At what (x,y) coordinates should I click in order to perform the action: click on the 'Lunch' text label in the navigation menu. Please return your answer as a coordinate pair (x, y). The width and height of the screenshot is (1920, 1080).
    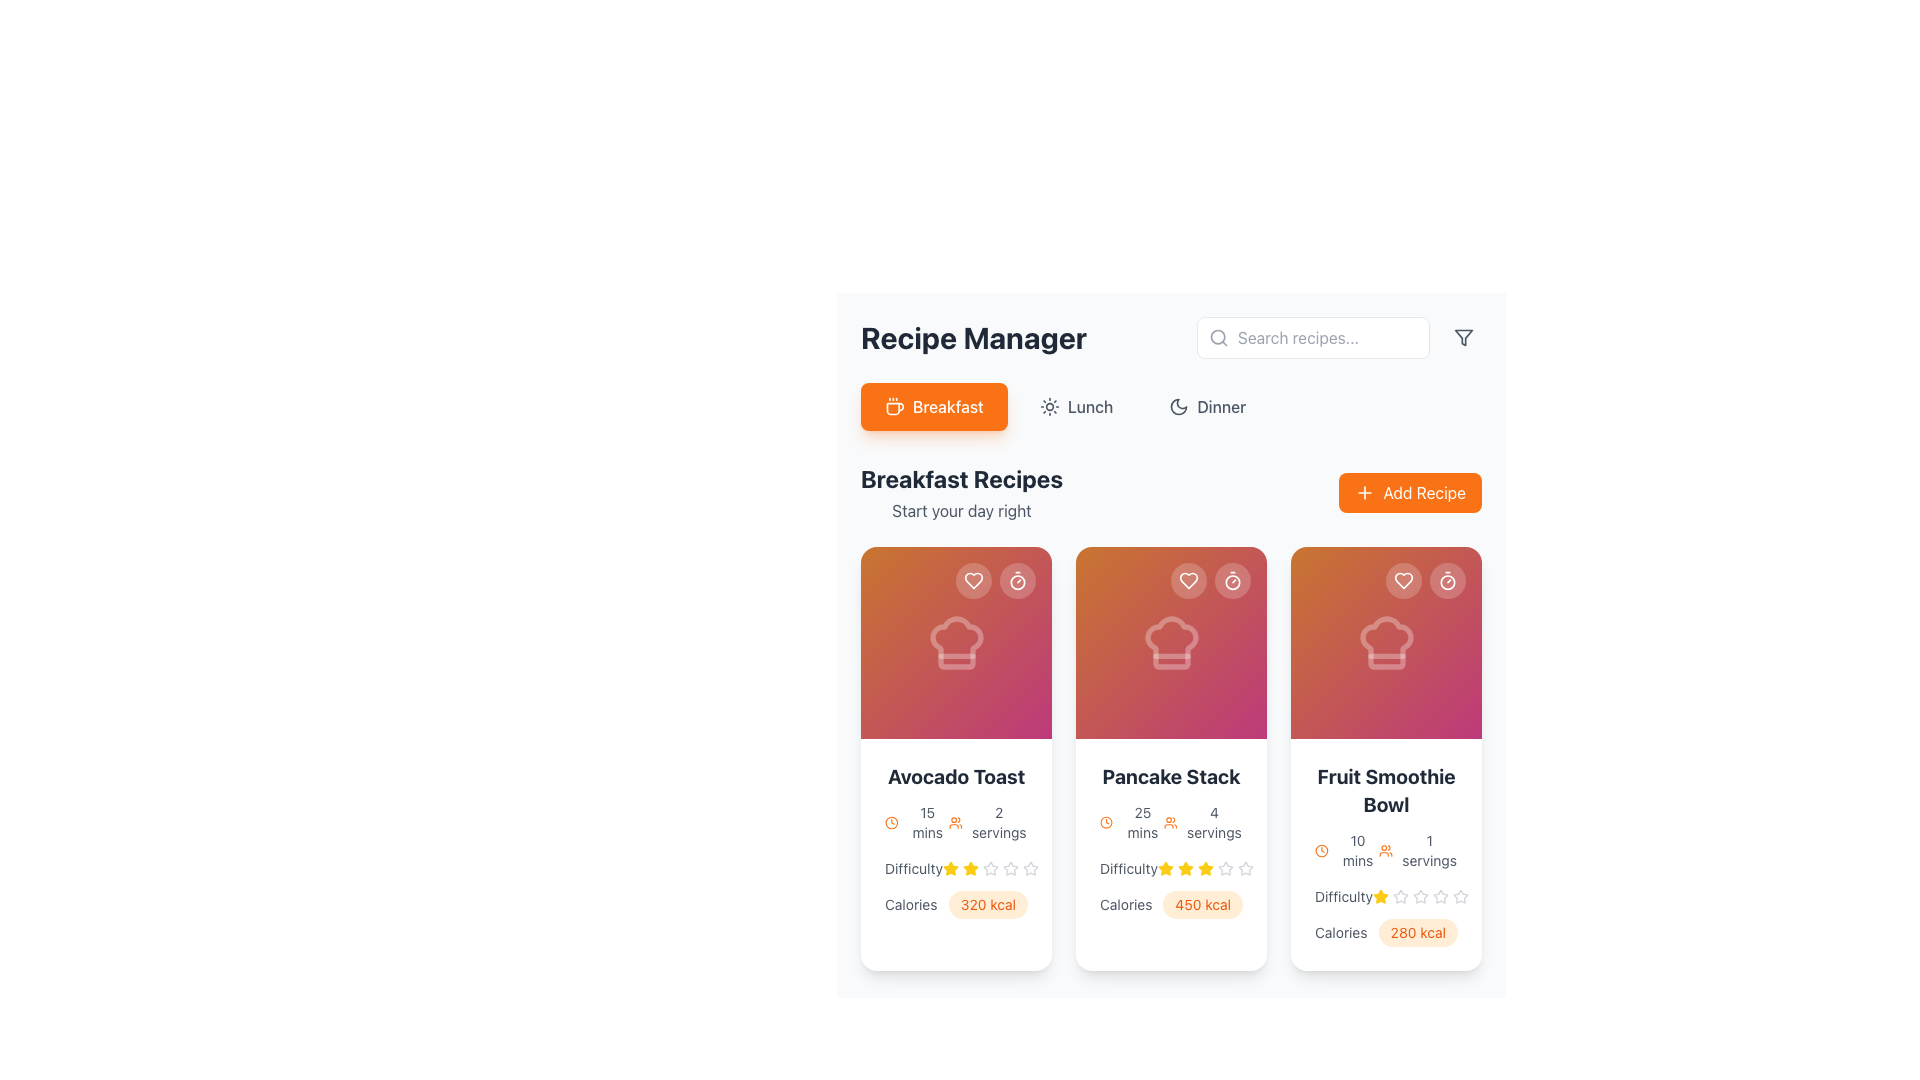
    Looking at the image, I should click on (1089, 406).